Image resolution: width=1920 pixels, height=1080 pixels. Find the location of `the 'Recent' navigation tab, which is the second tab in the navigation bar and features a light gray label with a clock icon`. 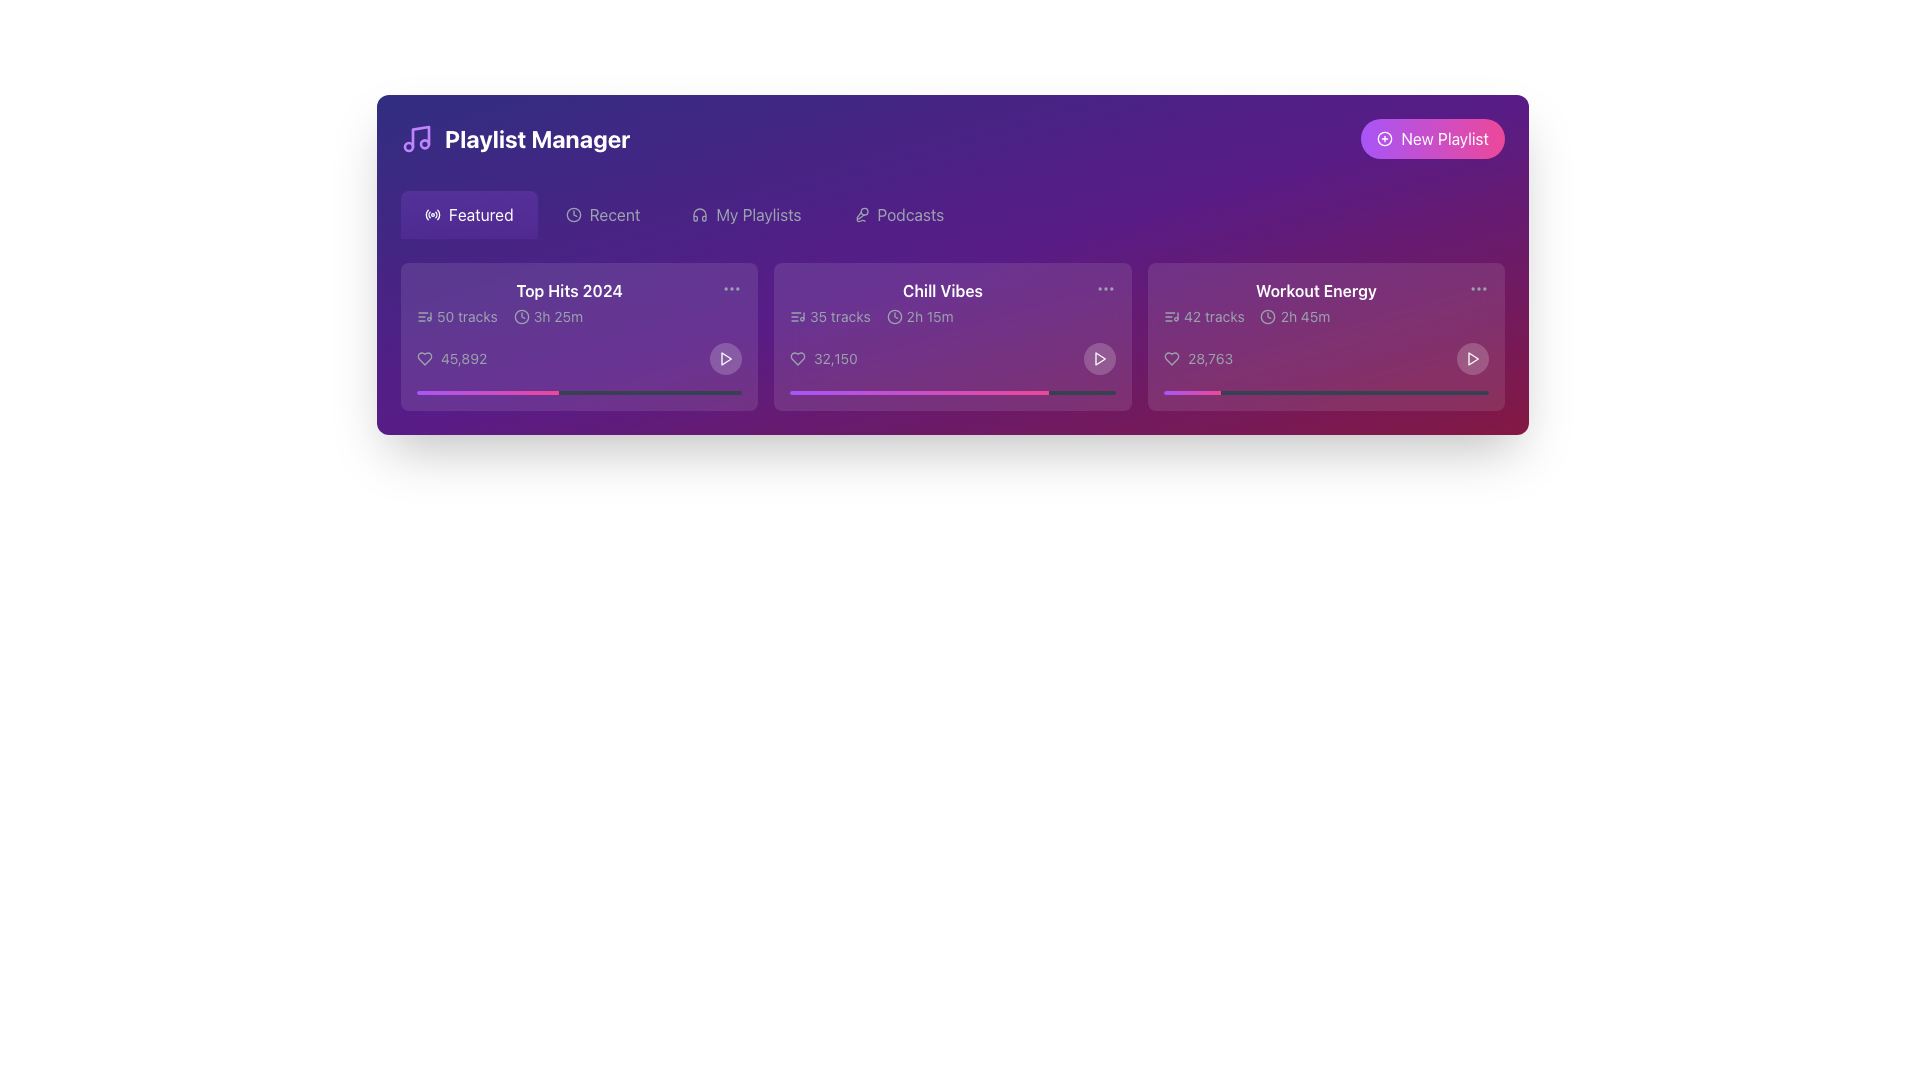

the 'Recent' navigation tab, which is the second tab in the navigation bar and features a light gray label with a clock icon is located at coordinates (602, 215).